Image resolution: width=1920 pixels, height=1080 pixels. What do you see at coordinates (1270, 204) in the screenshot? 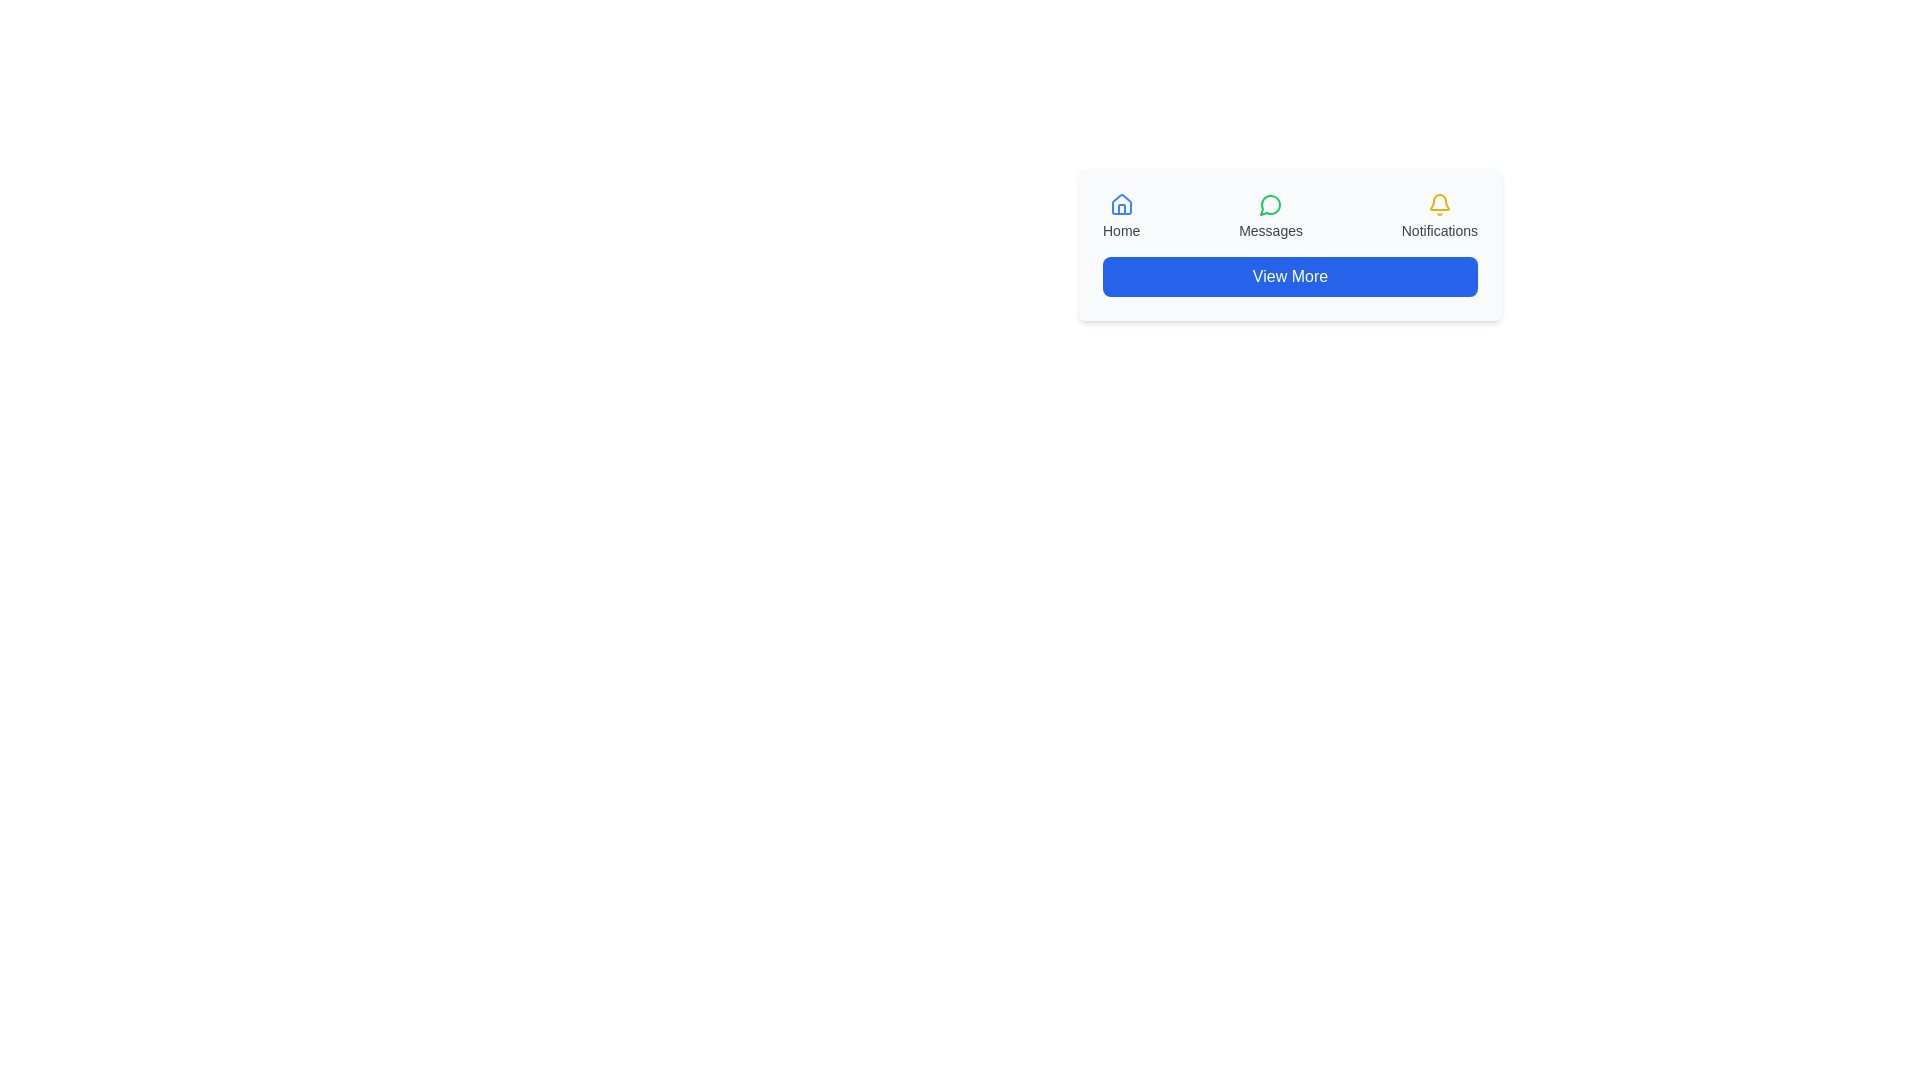
I see `the 'Messages' icon located in the navigation area between 'Home' and 'Notifications', positioned above the label 'Messages'` at bounding box center [1270, 204].